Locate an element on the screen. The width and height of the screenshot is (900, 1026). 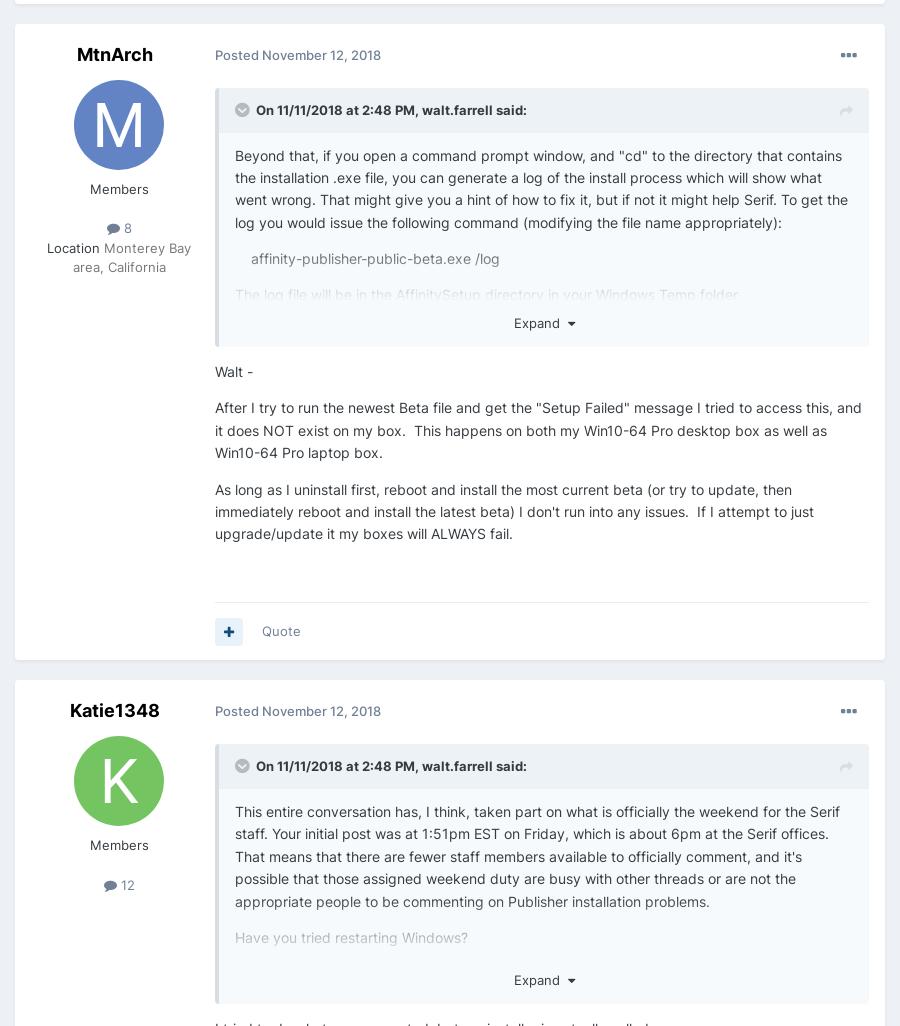
'Katie1348' is located at coordinates (69, 709).